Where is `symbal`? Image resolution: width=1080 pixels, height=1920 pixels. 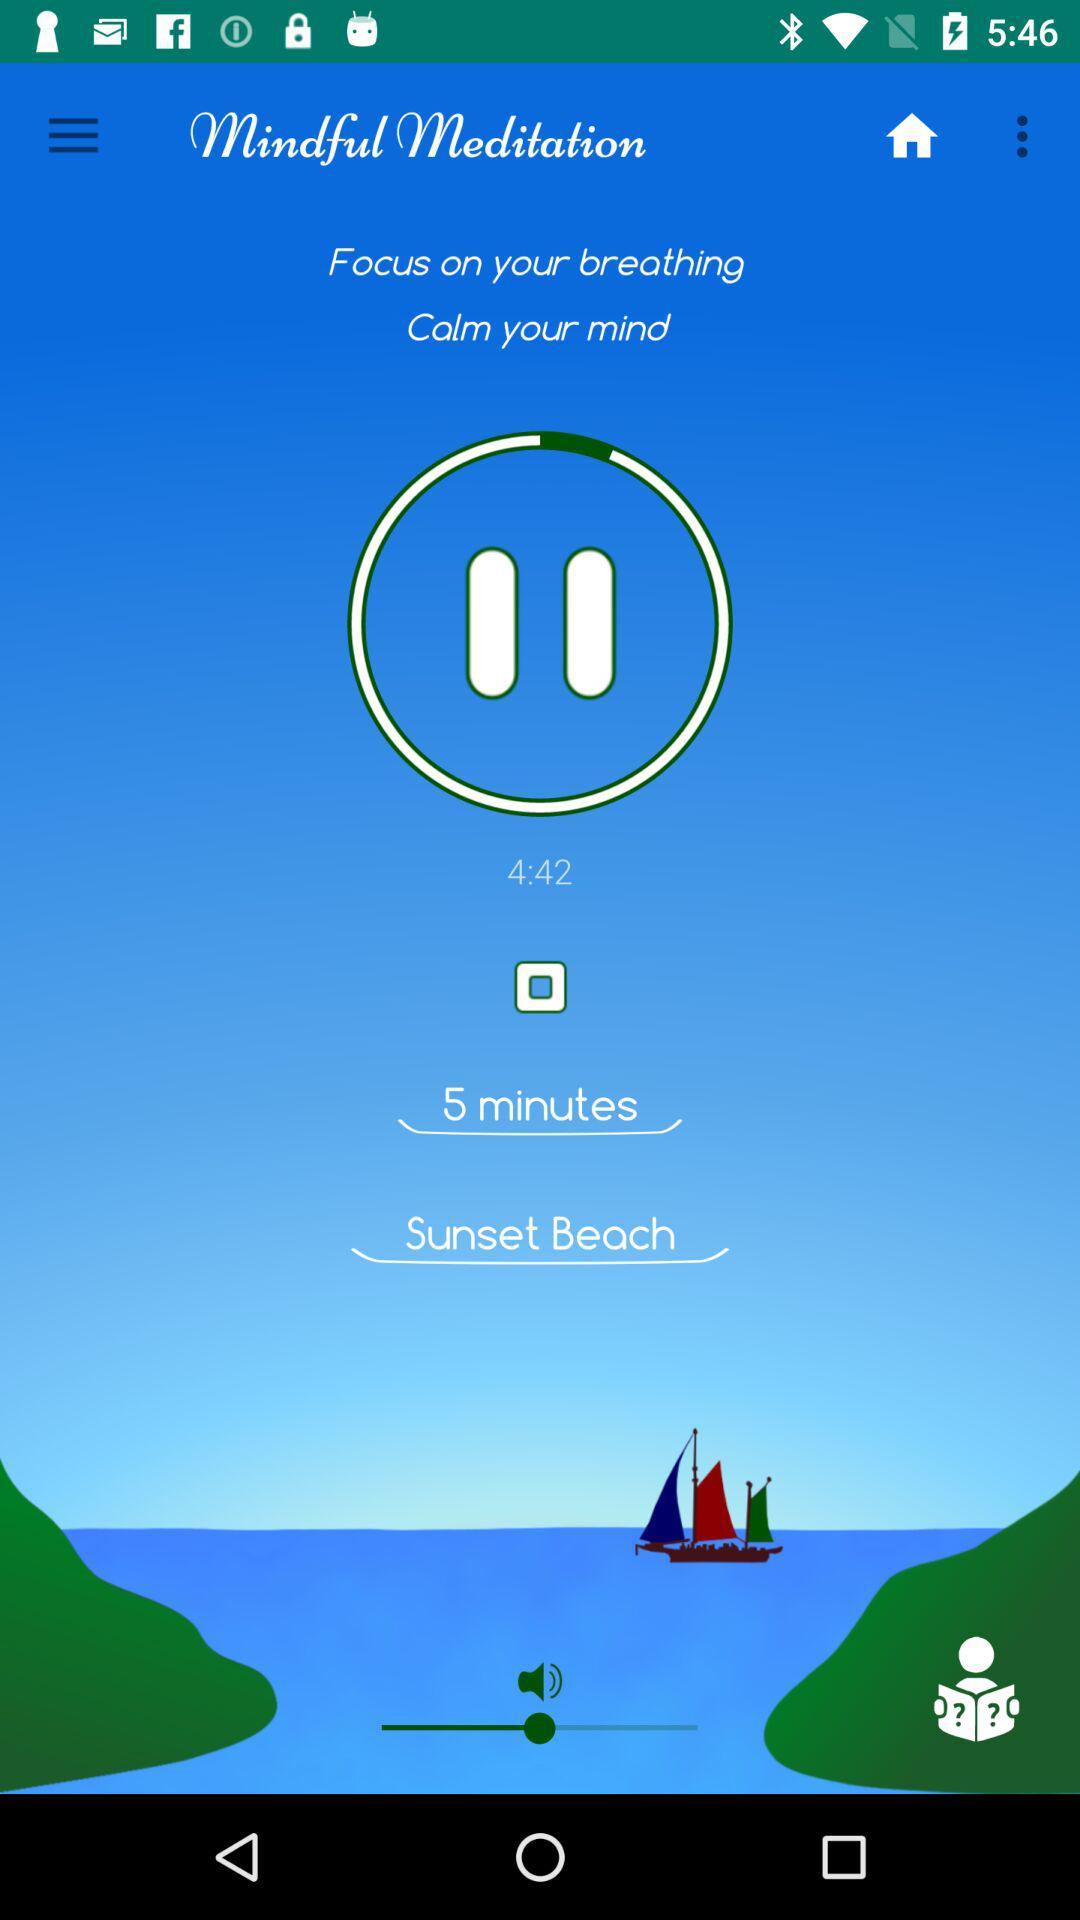
symbal is located at coordinates (540, 623).